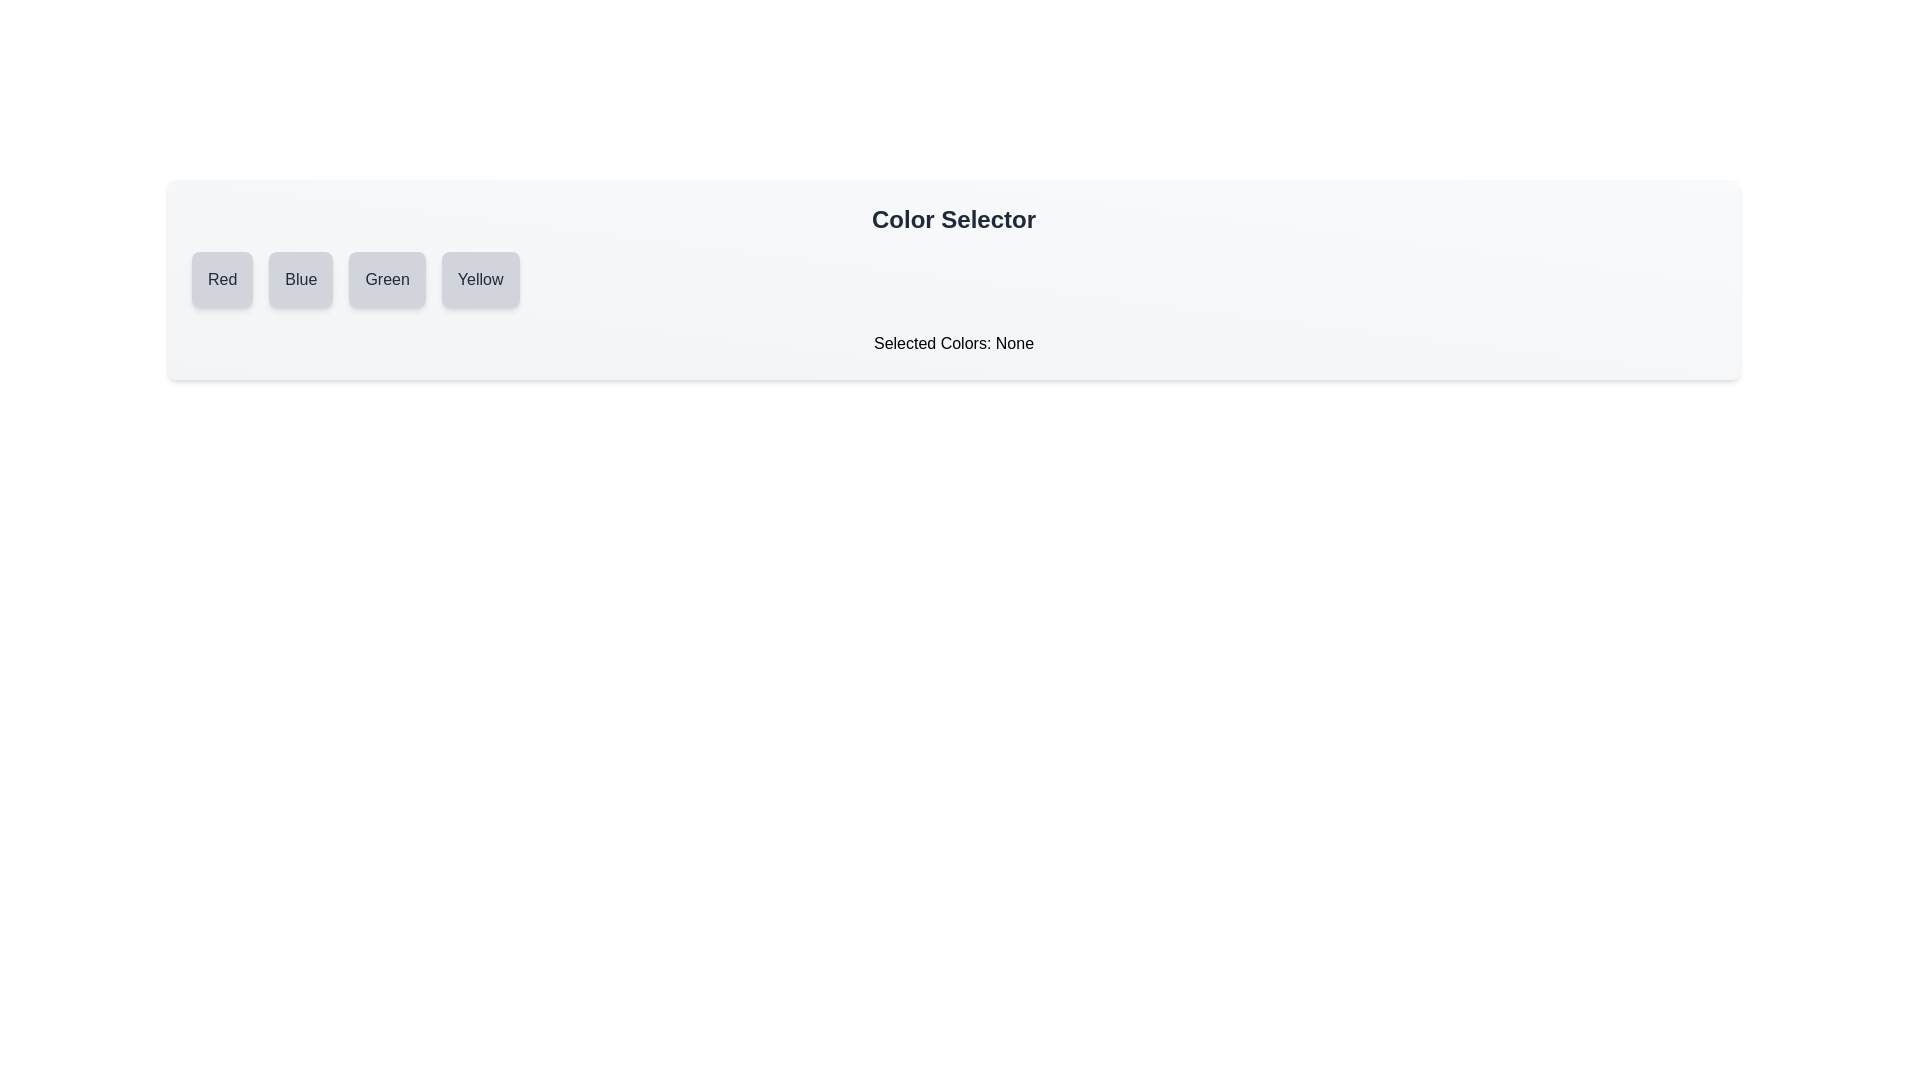 The height and width of the screenshot is (1080, 1920). What do you see at coordinates (387, 280) in the screenshot?
I see `the color Green by clicking its button` at bounding box center [387, 280].